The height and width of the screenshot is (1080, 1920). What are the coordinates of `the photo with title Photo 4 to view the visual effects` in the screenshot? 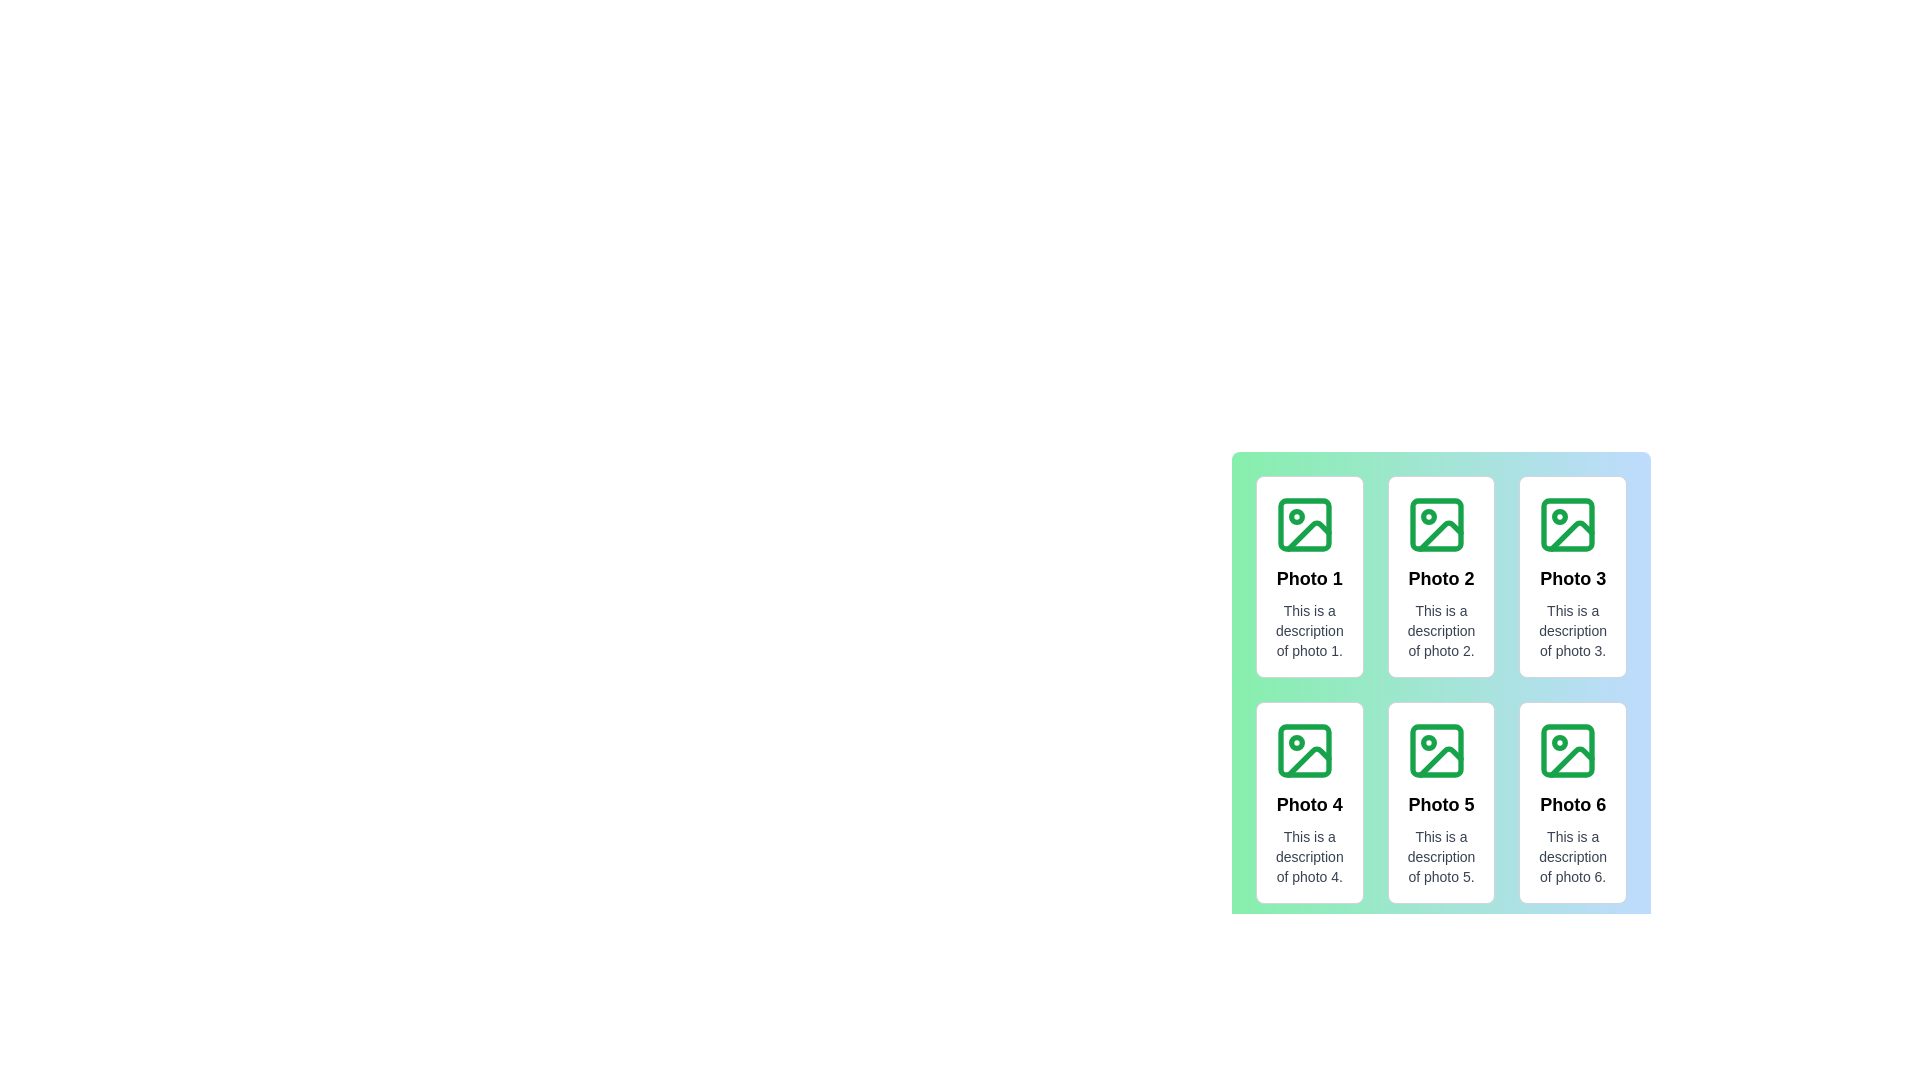 It's located at (1309, 801).